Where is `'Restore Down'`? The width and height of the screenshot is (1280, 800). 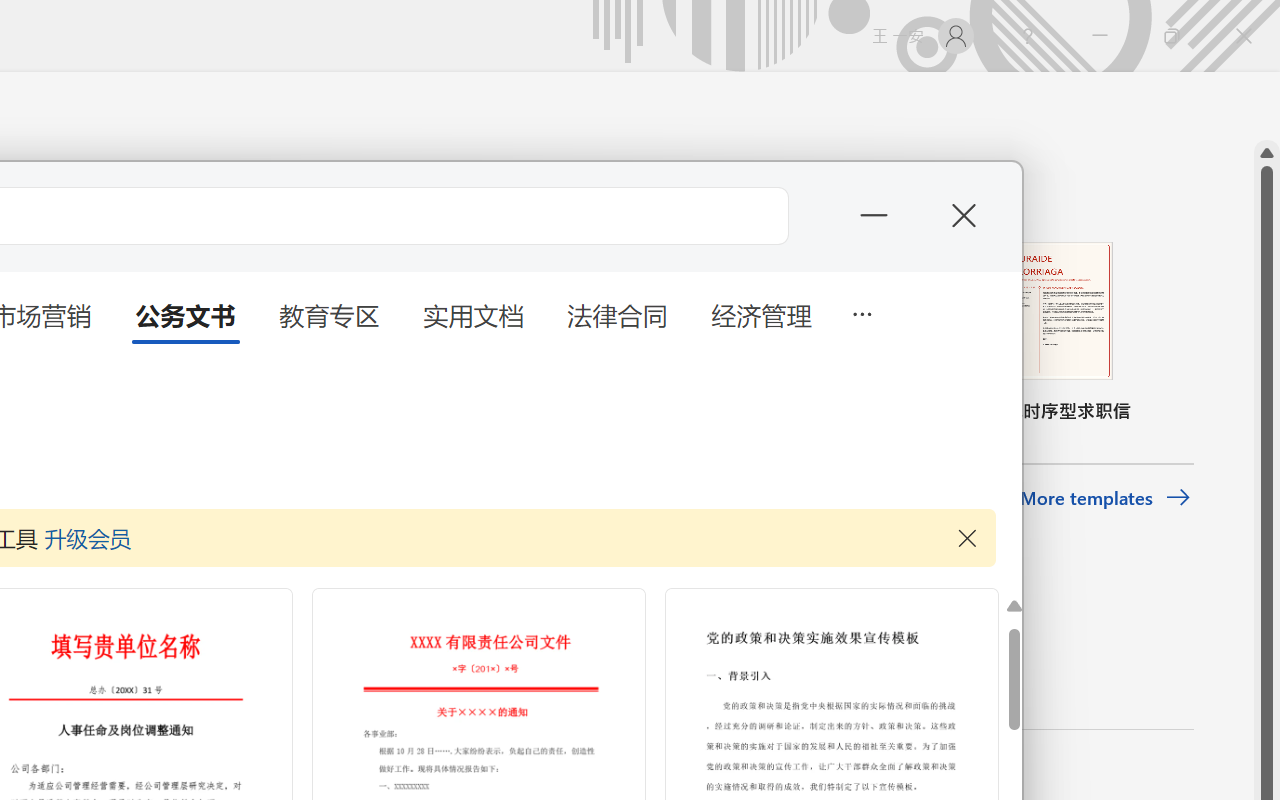
'Restore Down' is located at coordinates (1172, 35).